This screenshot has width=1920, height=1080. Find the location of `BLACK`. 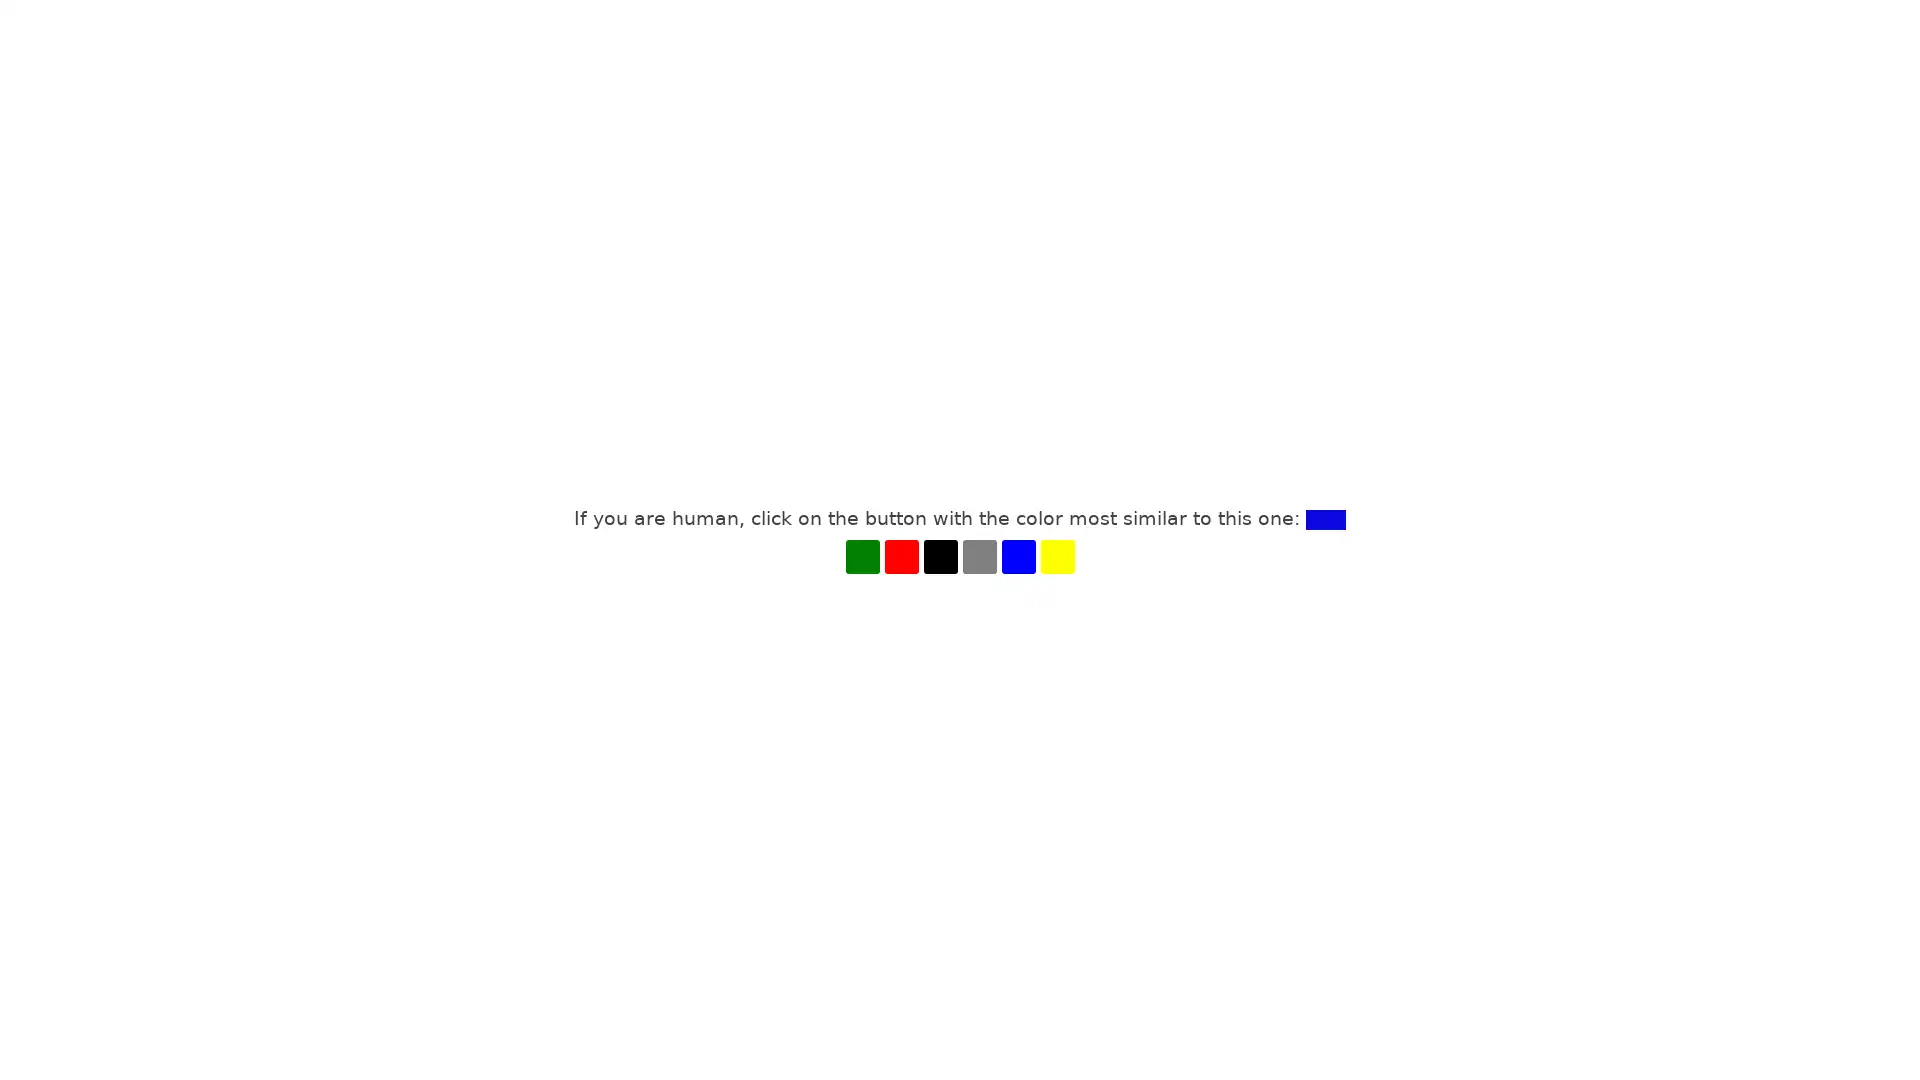

BLACK is located at coordinates (939, 555).